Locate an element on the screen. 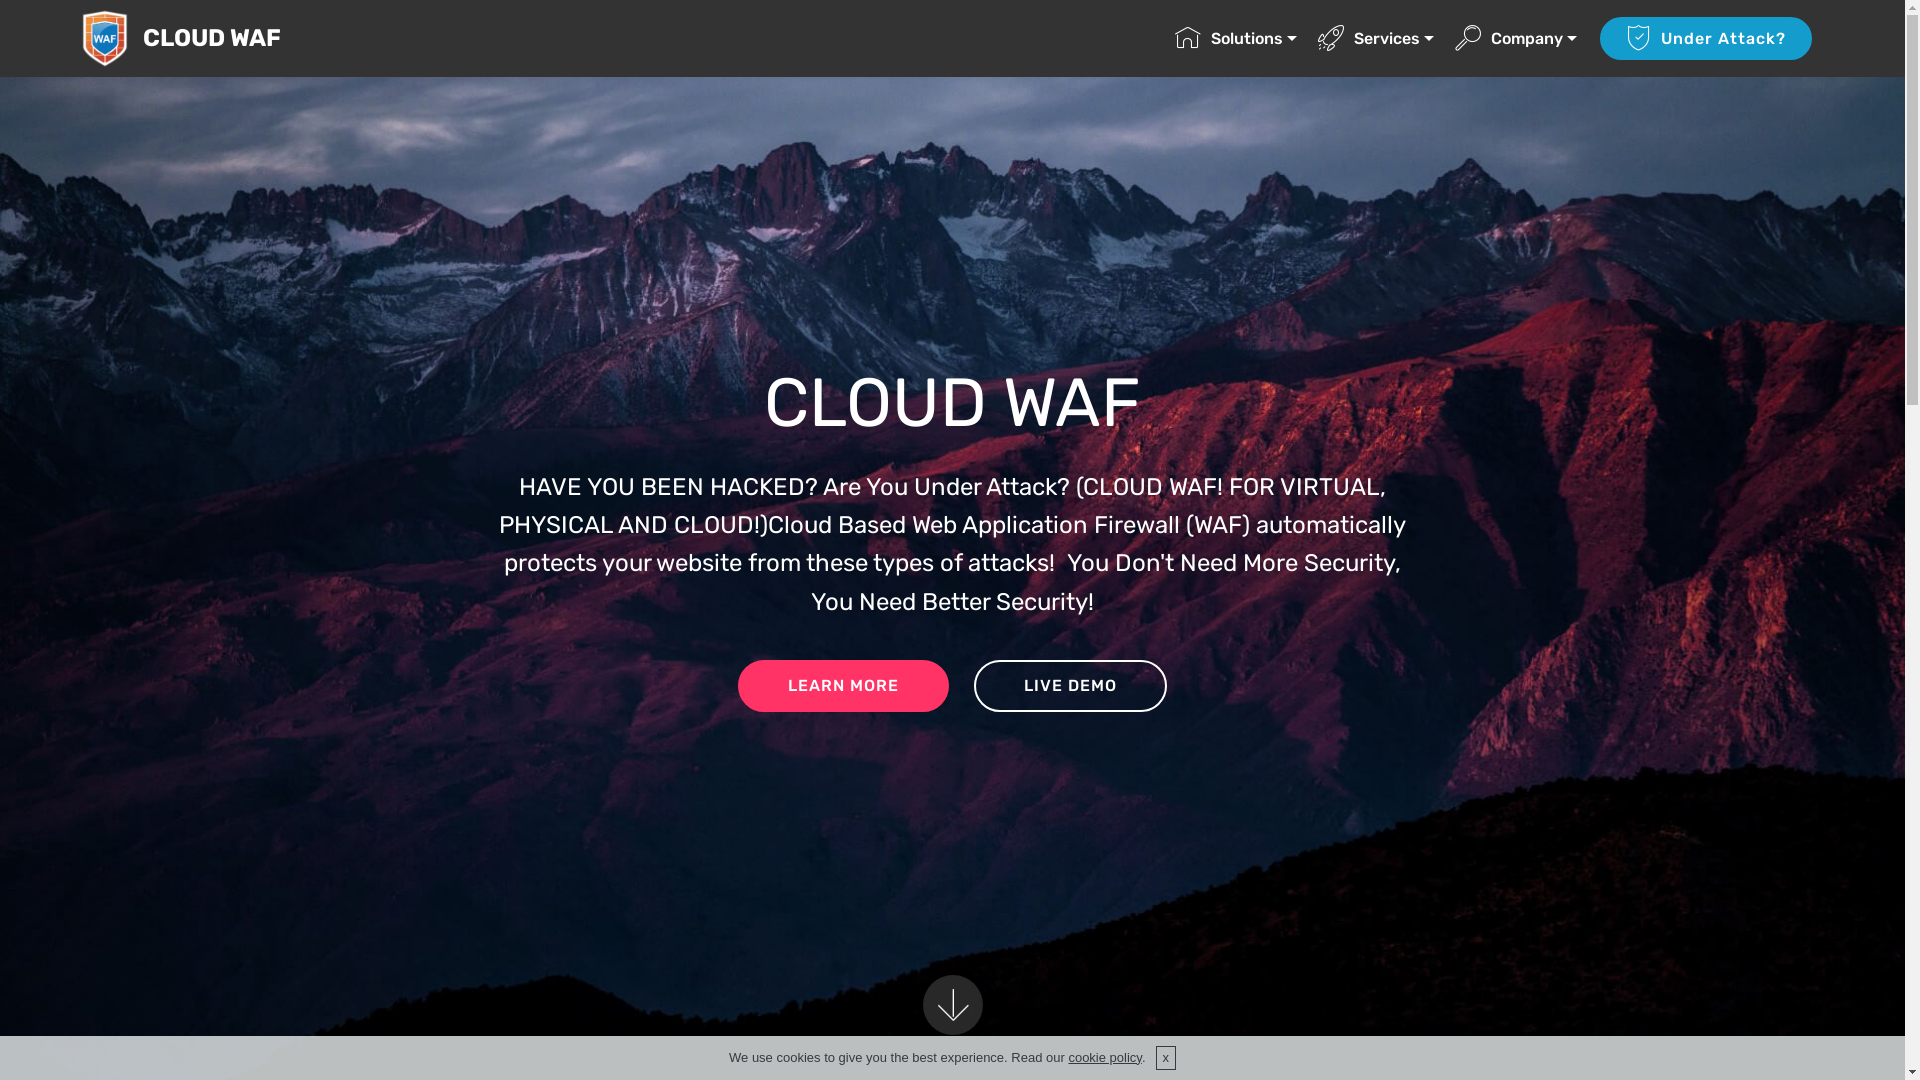 The width and height of the screenshot is (1920, 1080). 'Company' is located at coordinates (1454, 38).